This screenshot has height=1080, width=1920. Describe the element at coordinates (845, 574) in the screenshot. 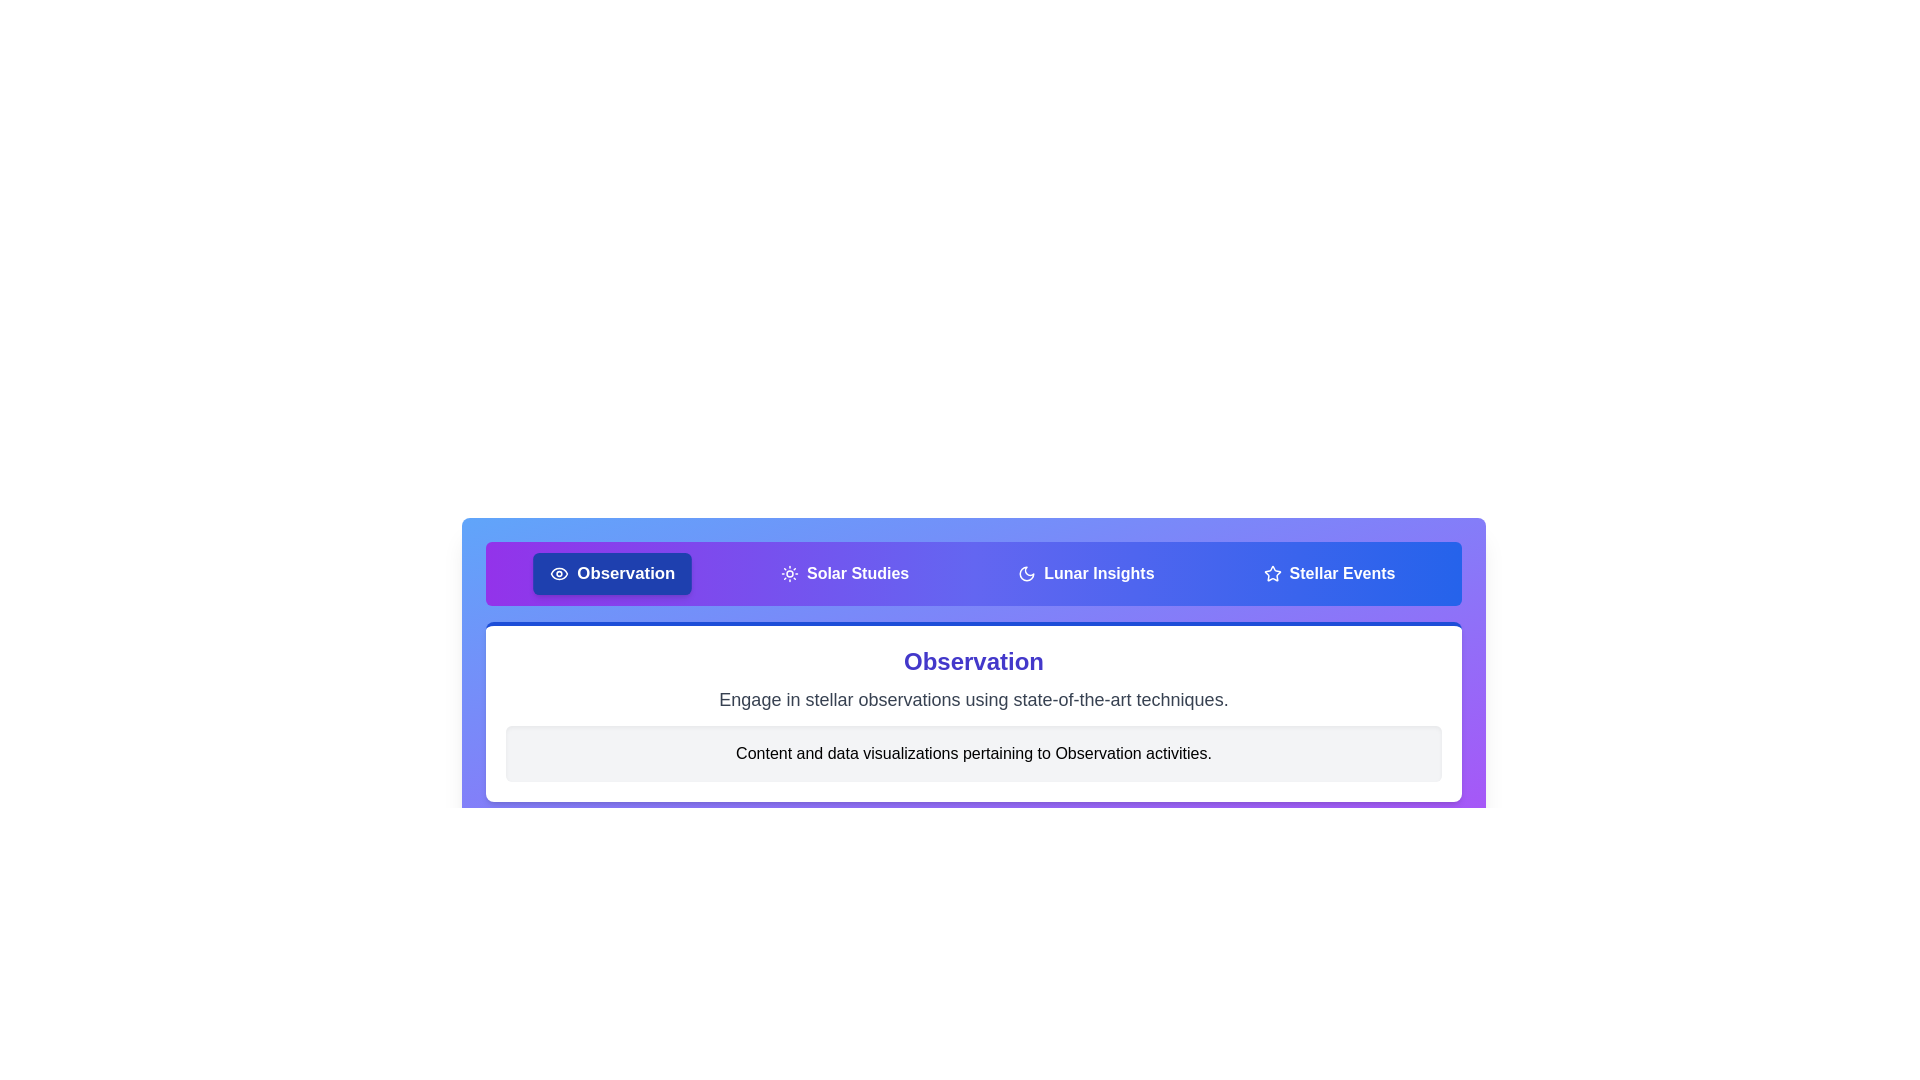

I see `the tab labeled Solar Studies to switch to its content` at that location.